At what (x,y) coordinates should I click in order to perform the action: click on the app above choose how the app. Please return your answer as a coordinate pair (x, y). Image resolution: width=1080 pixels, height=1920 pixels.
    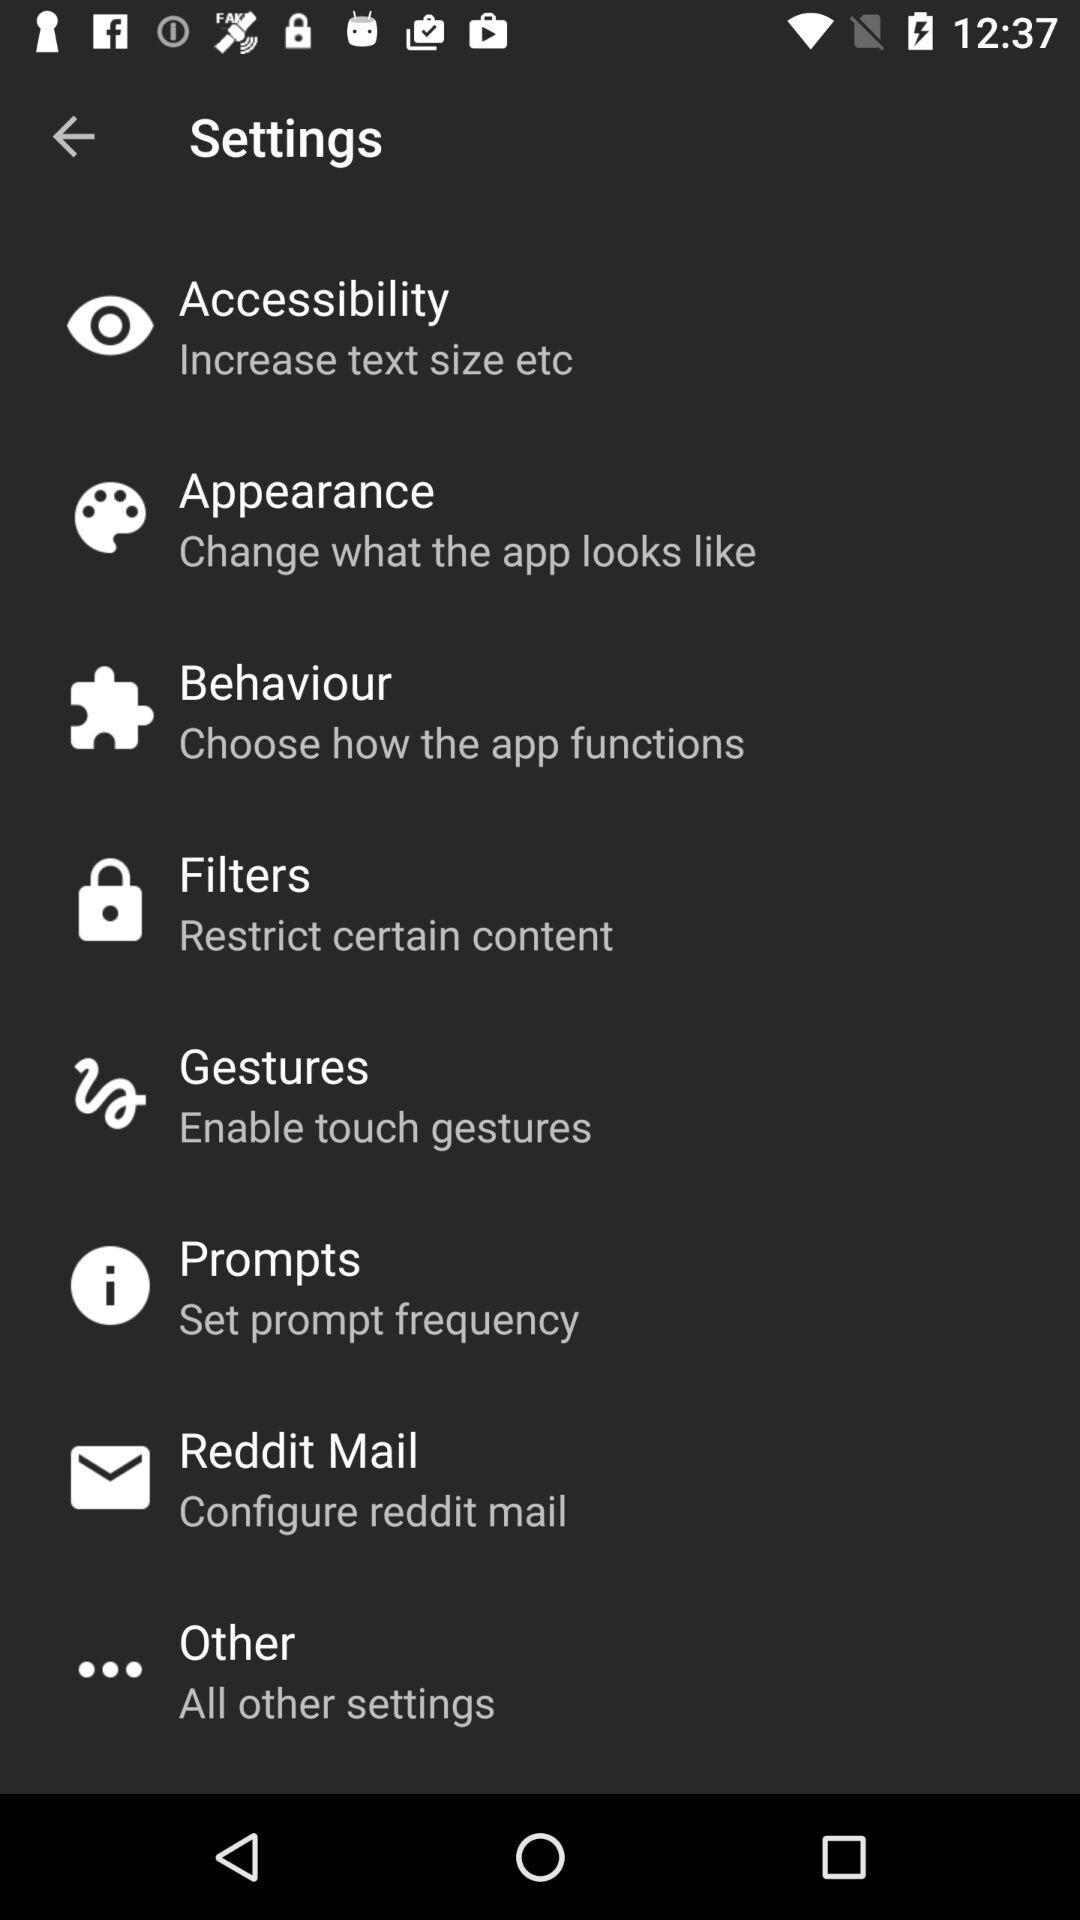
    Looking at the image, I should click on (285, 681).